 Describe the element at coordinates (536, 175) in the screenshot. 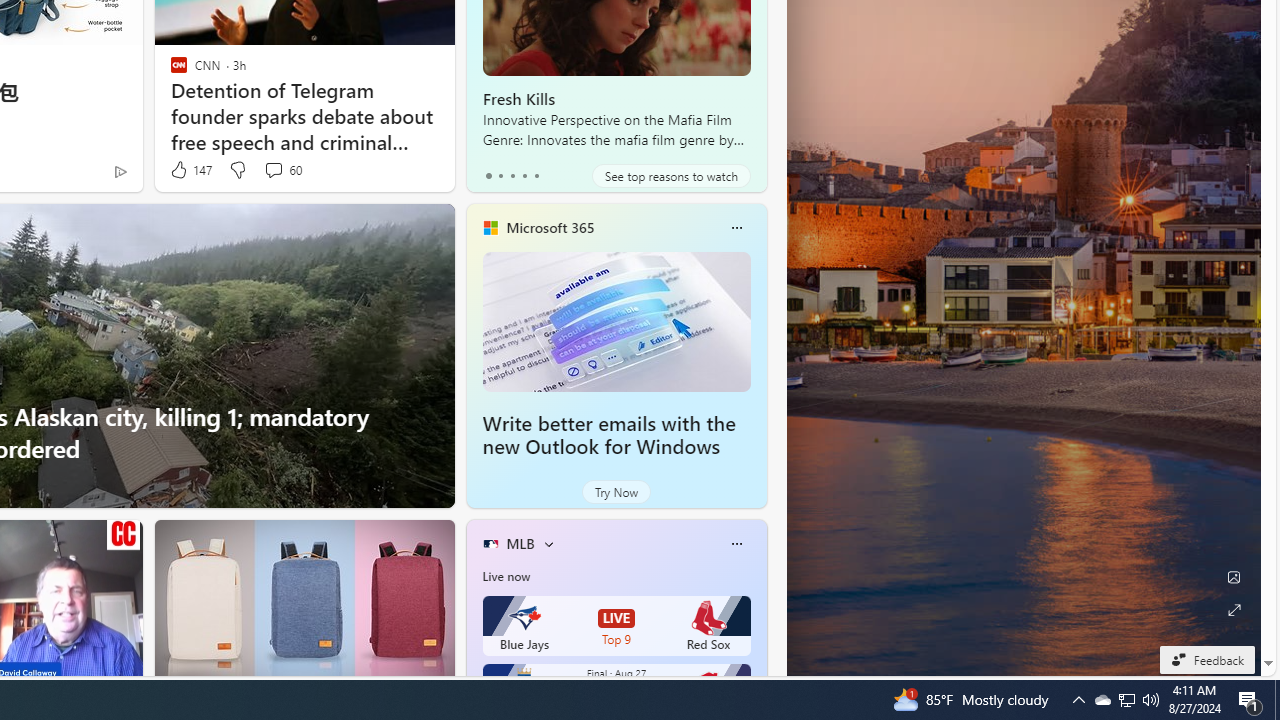

I see `'tab-4'` at that location.